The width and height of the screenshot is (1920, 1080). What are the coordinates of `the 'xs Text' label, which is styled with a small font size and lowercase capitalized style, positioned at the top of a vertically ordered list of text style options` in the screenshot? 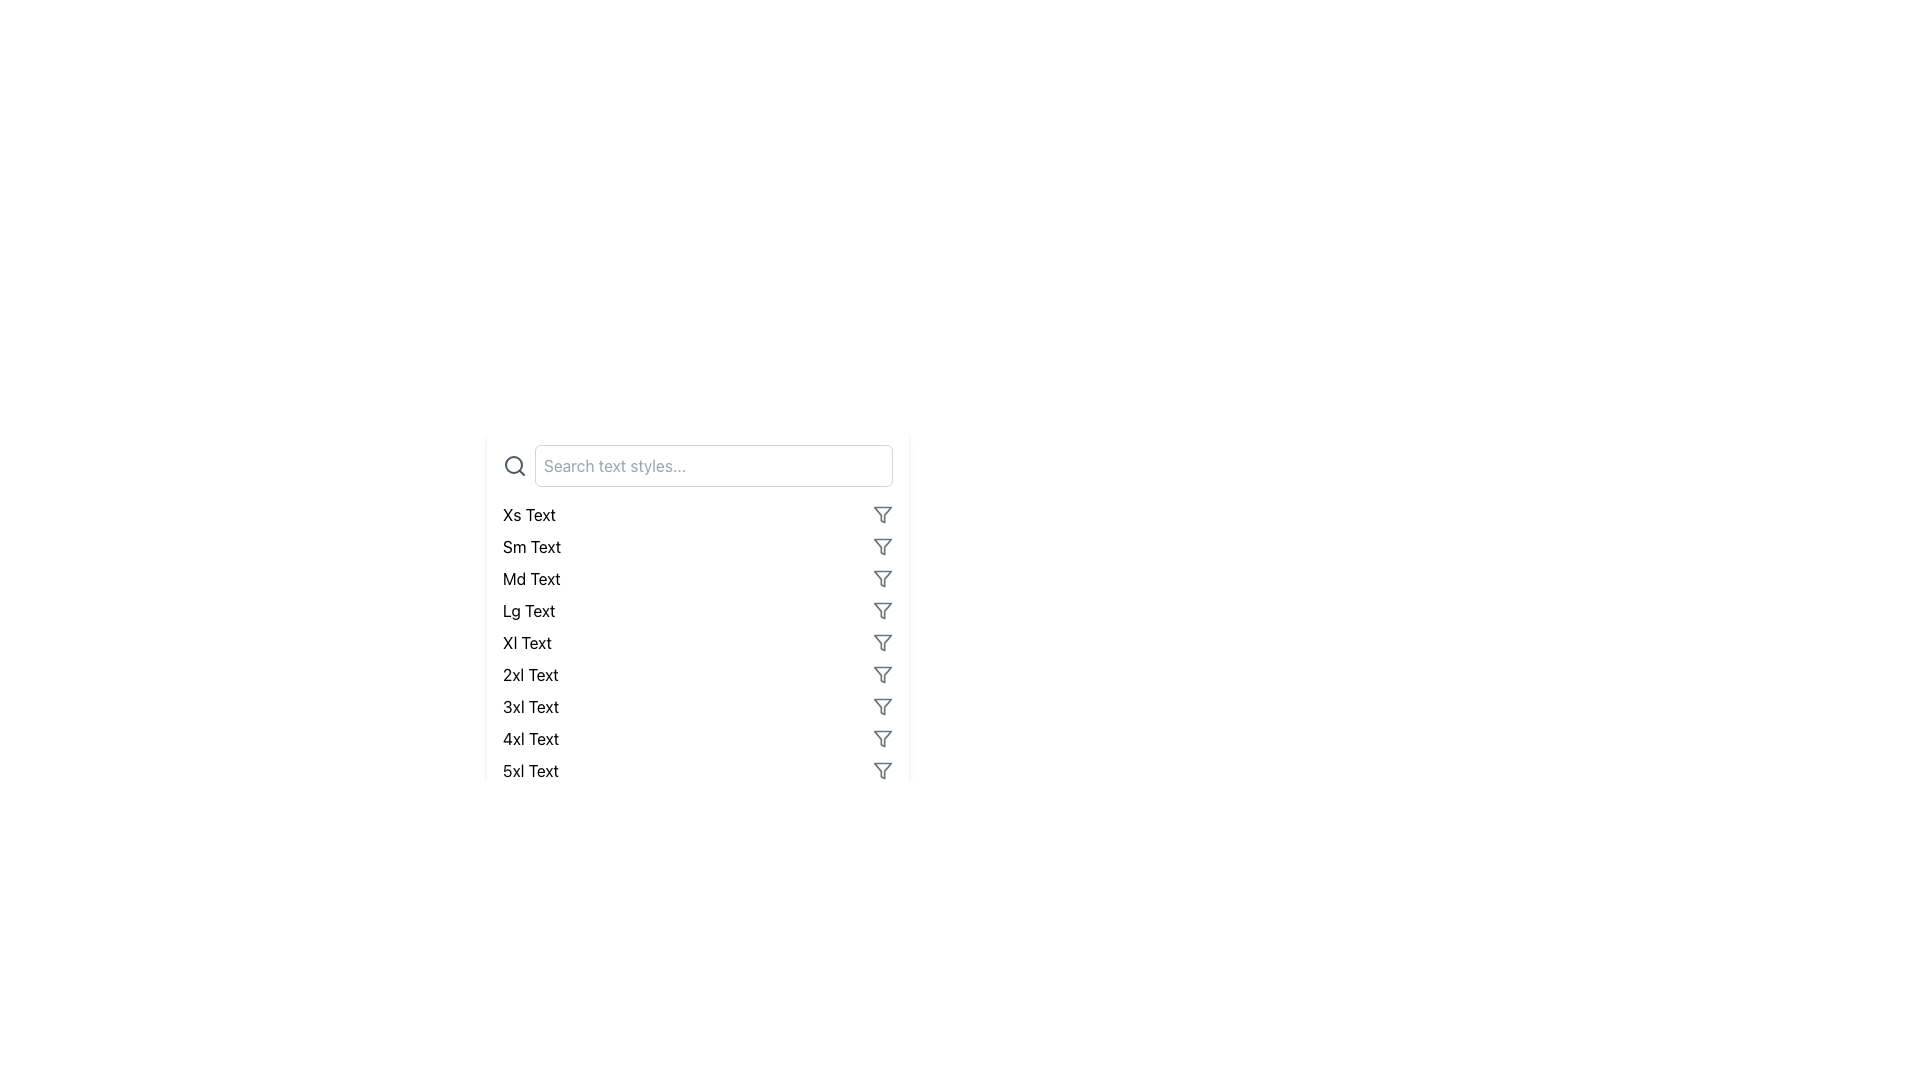 It's located at (529, 514).